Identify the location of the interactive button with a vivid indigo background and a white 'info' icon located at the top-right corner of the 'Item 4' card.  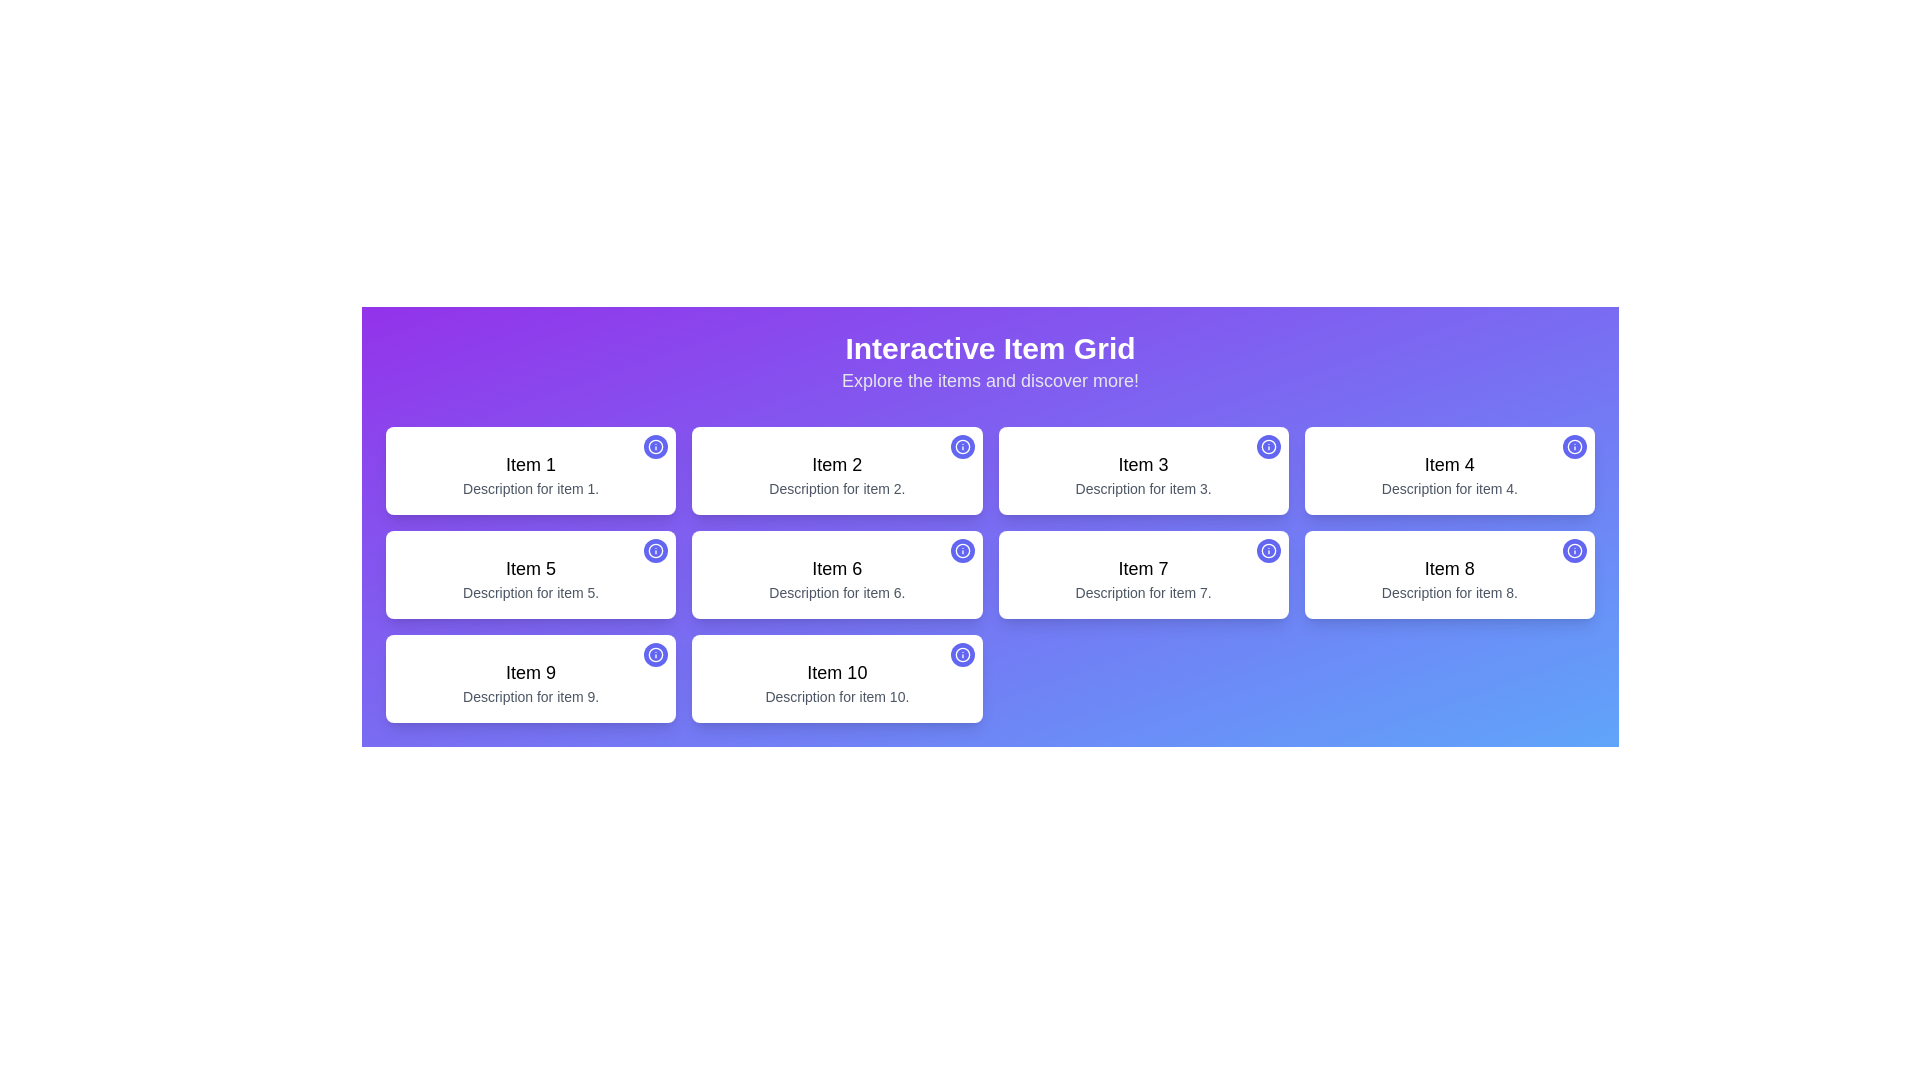
(1573, 446).